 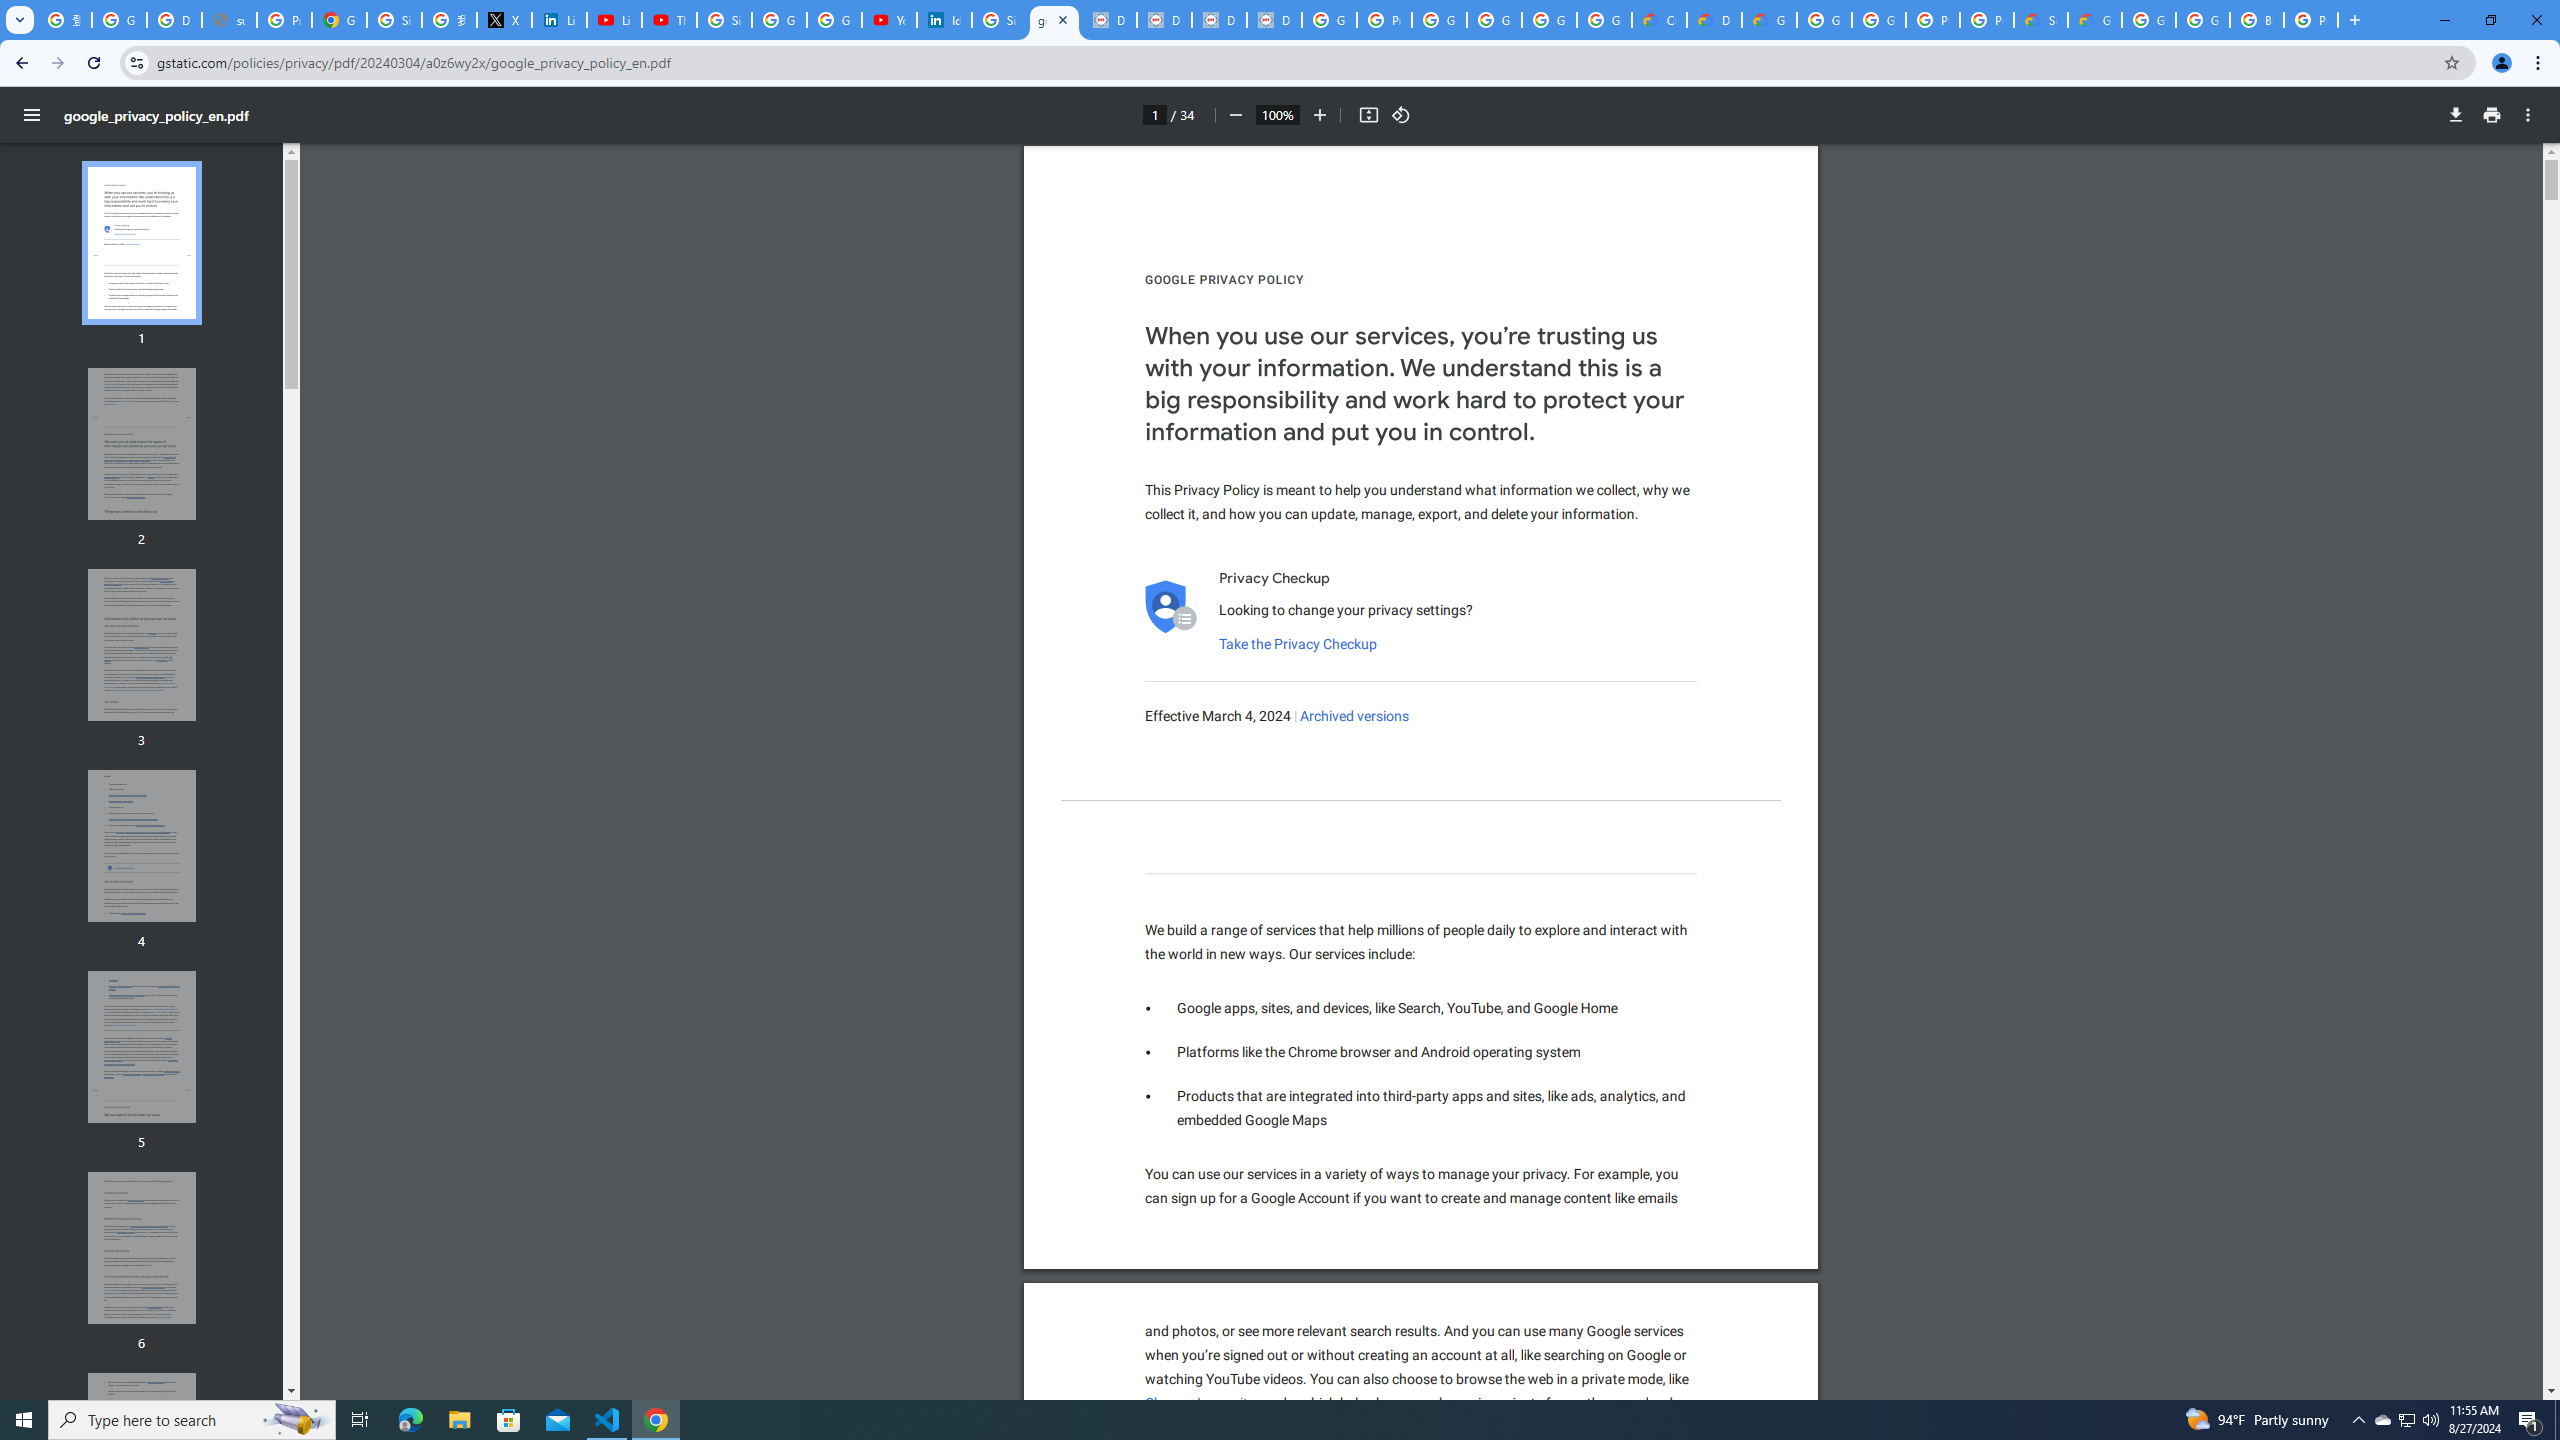 What do you see at coordinates (1153, 114) in the screenshot?
I see `'Page number'` at bounding box center [1153, 114].